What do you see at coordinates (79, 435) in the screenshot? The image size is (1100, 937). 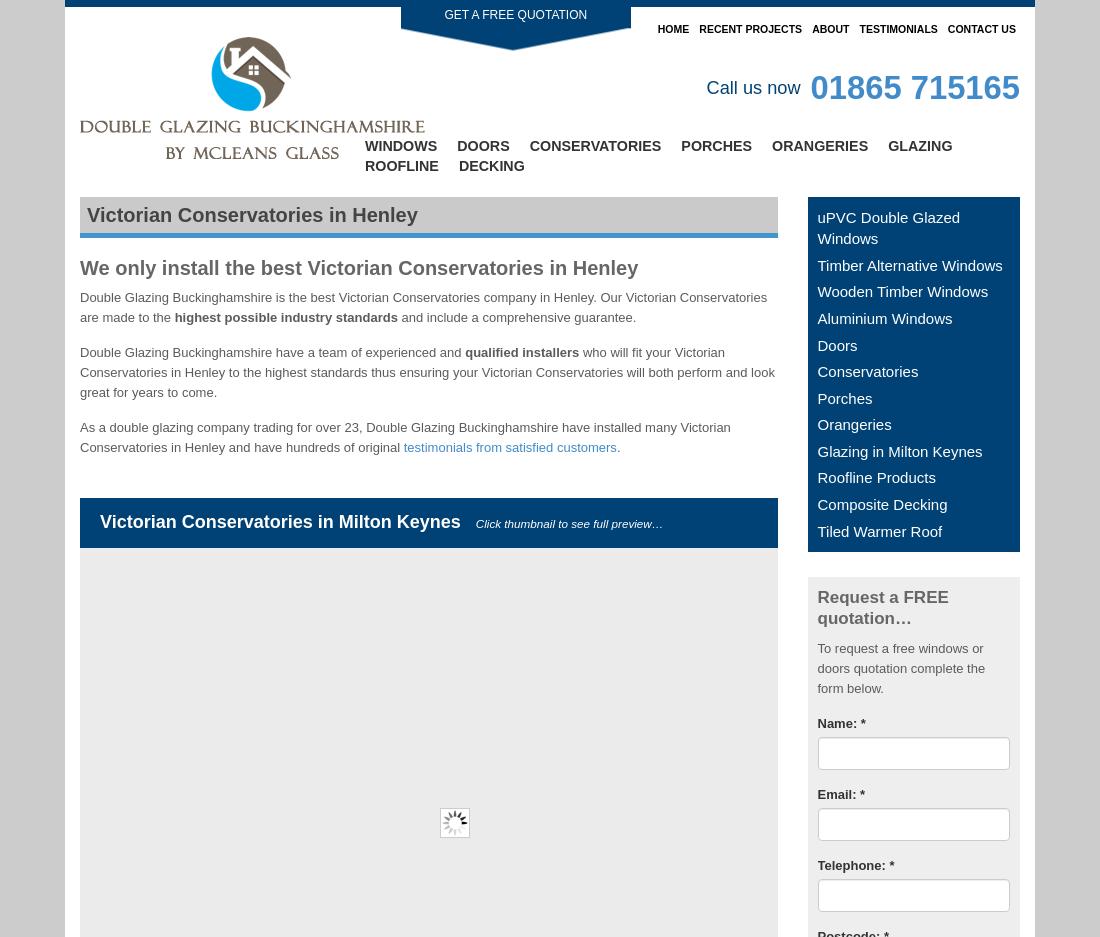 I see `'As a double glazing company trading for over 23, Double Glazing Buckinghamshire have installed many Victorian Conservatories in Henley and have hundreds of original'` at bounding box center [79, 435].